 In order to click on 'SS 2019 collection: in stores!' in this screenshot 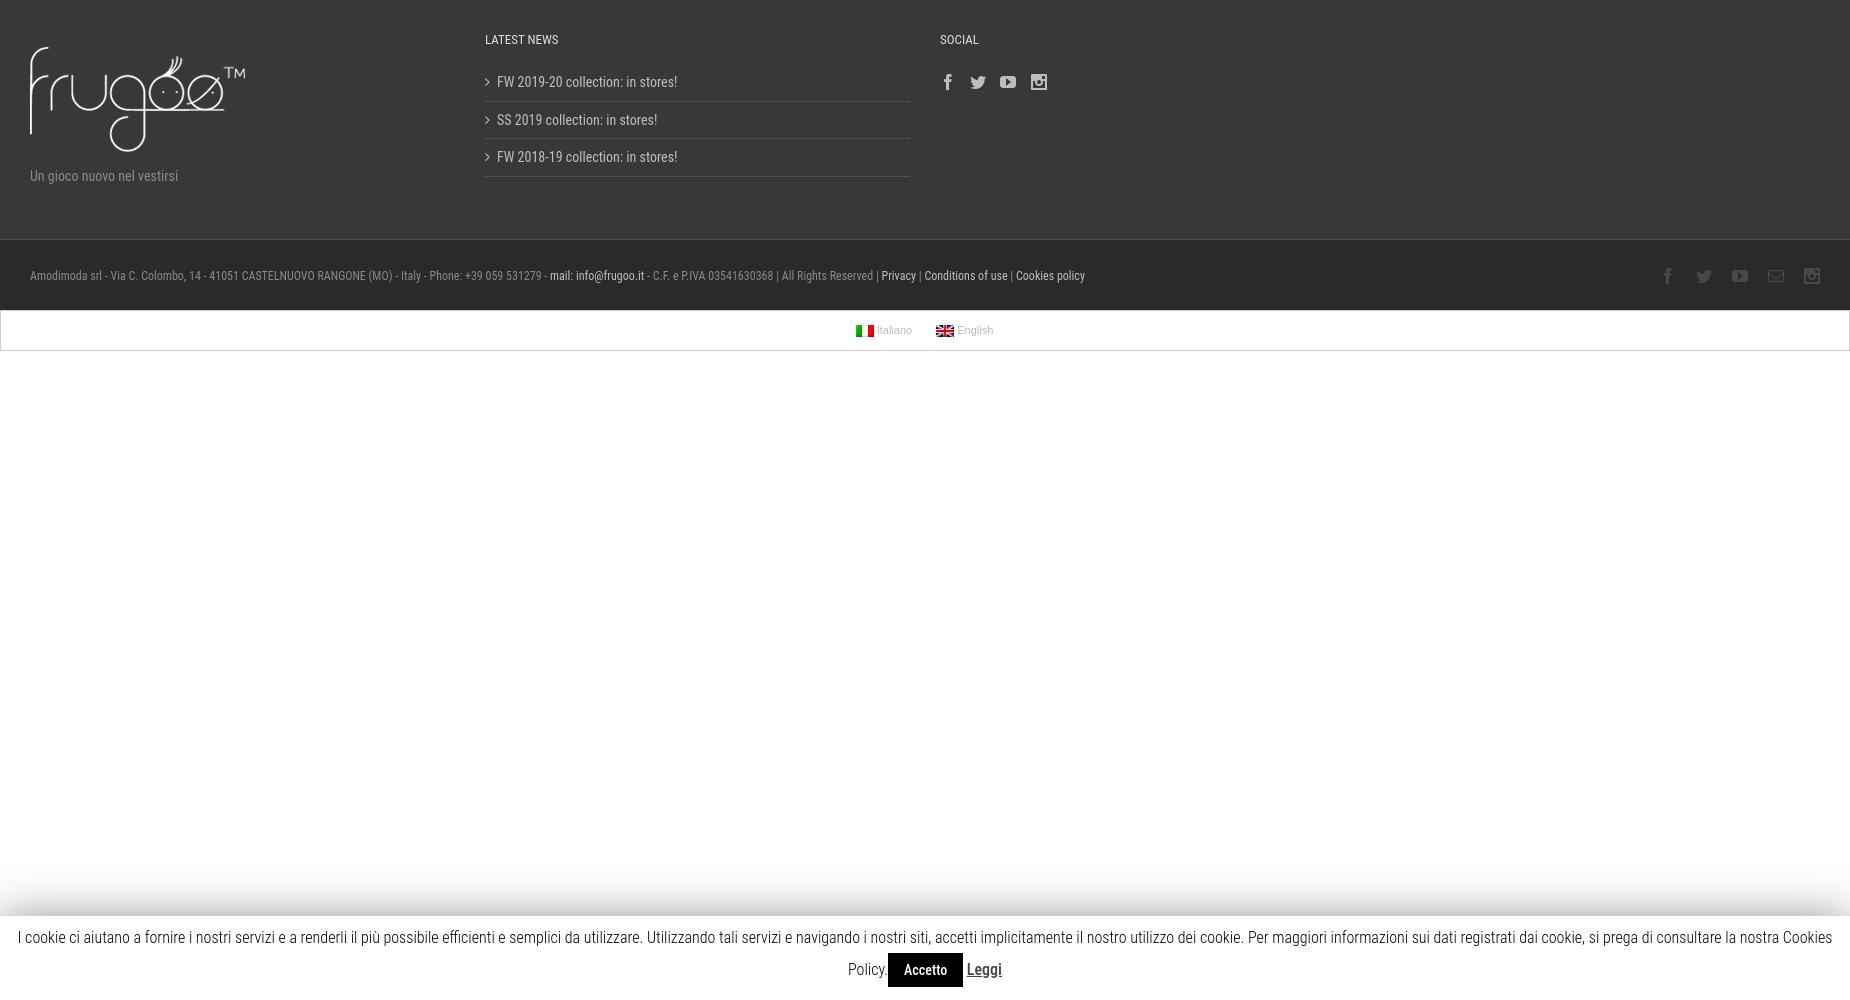, I will do `click(496, 118)`.